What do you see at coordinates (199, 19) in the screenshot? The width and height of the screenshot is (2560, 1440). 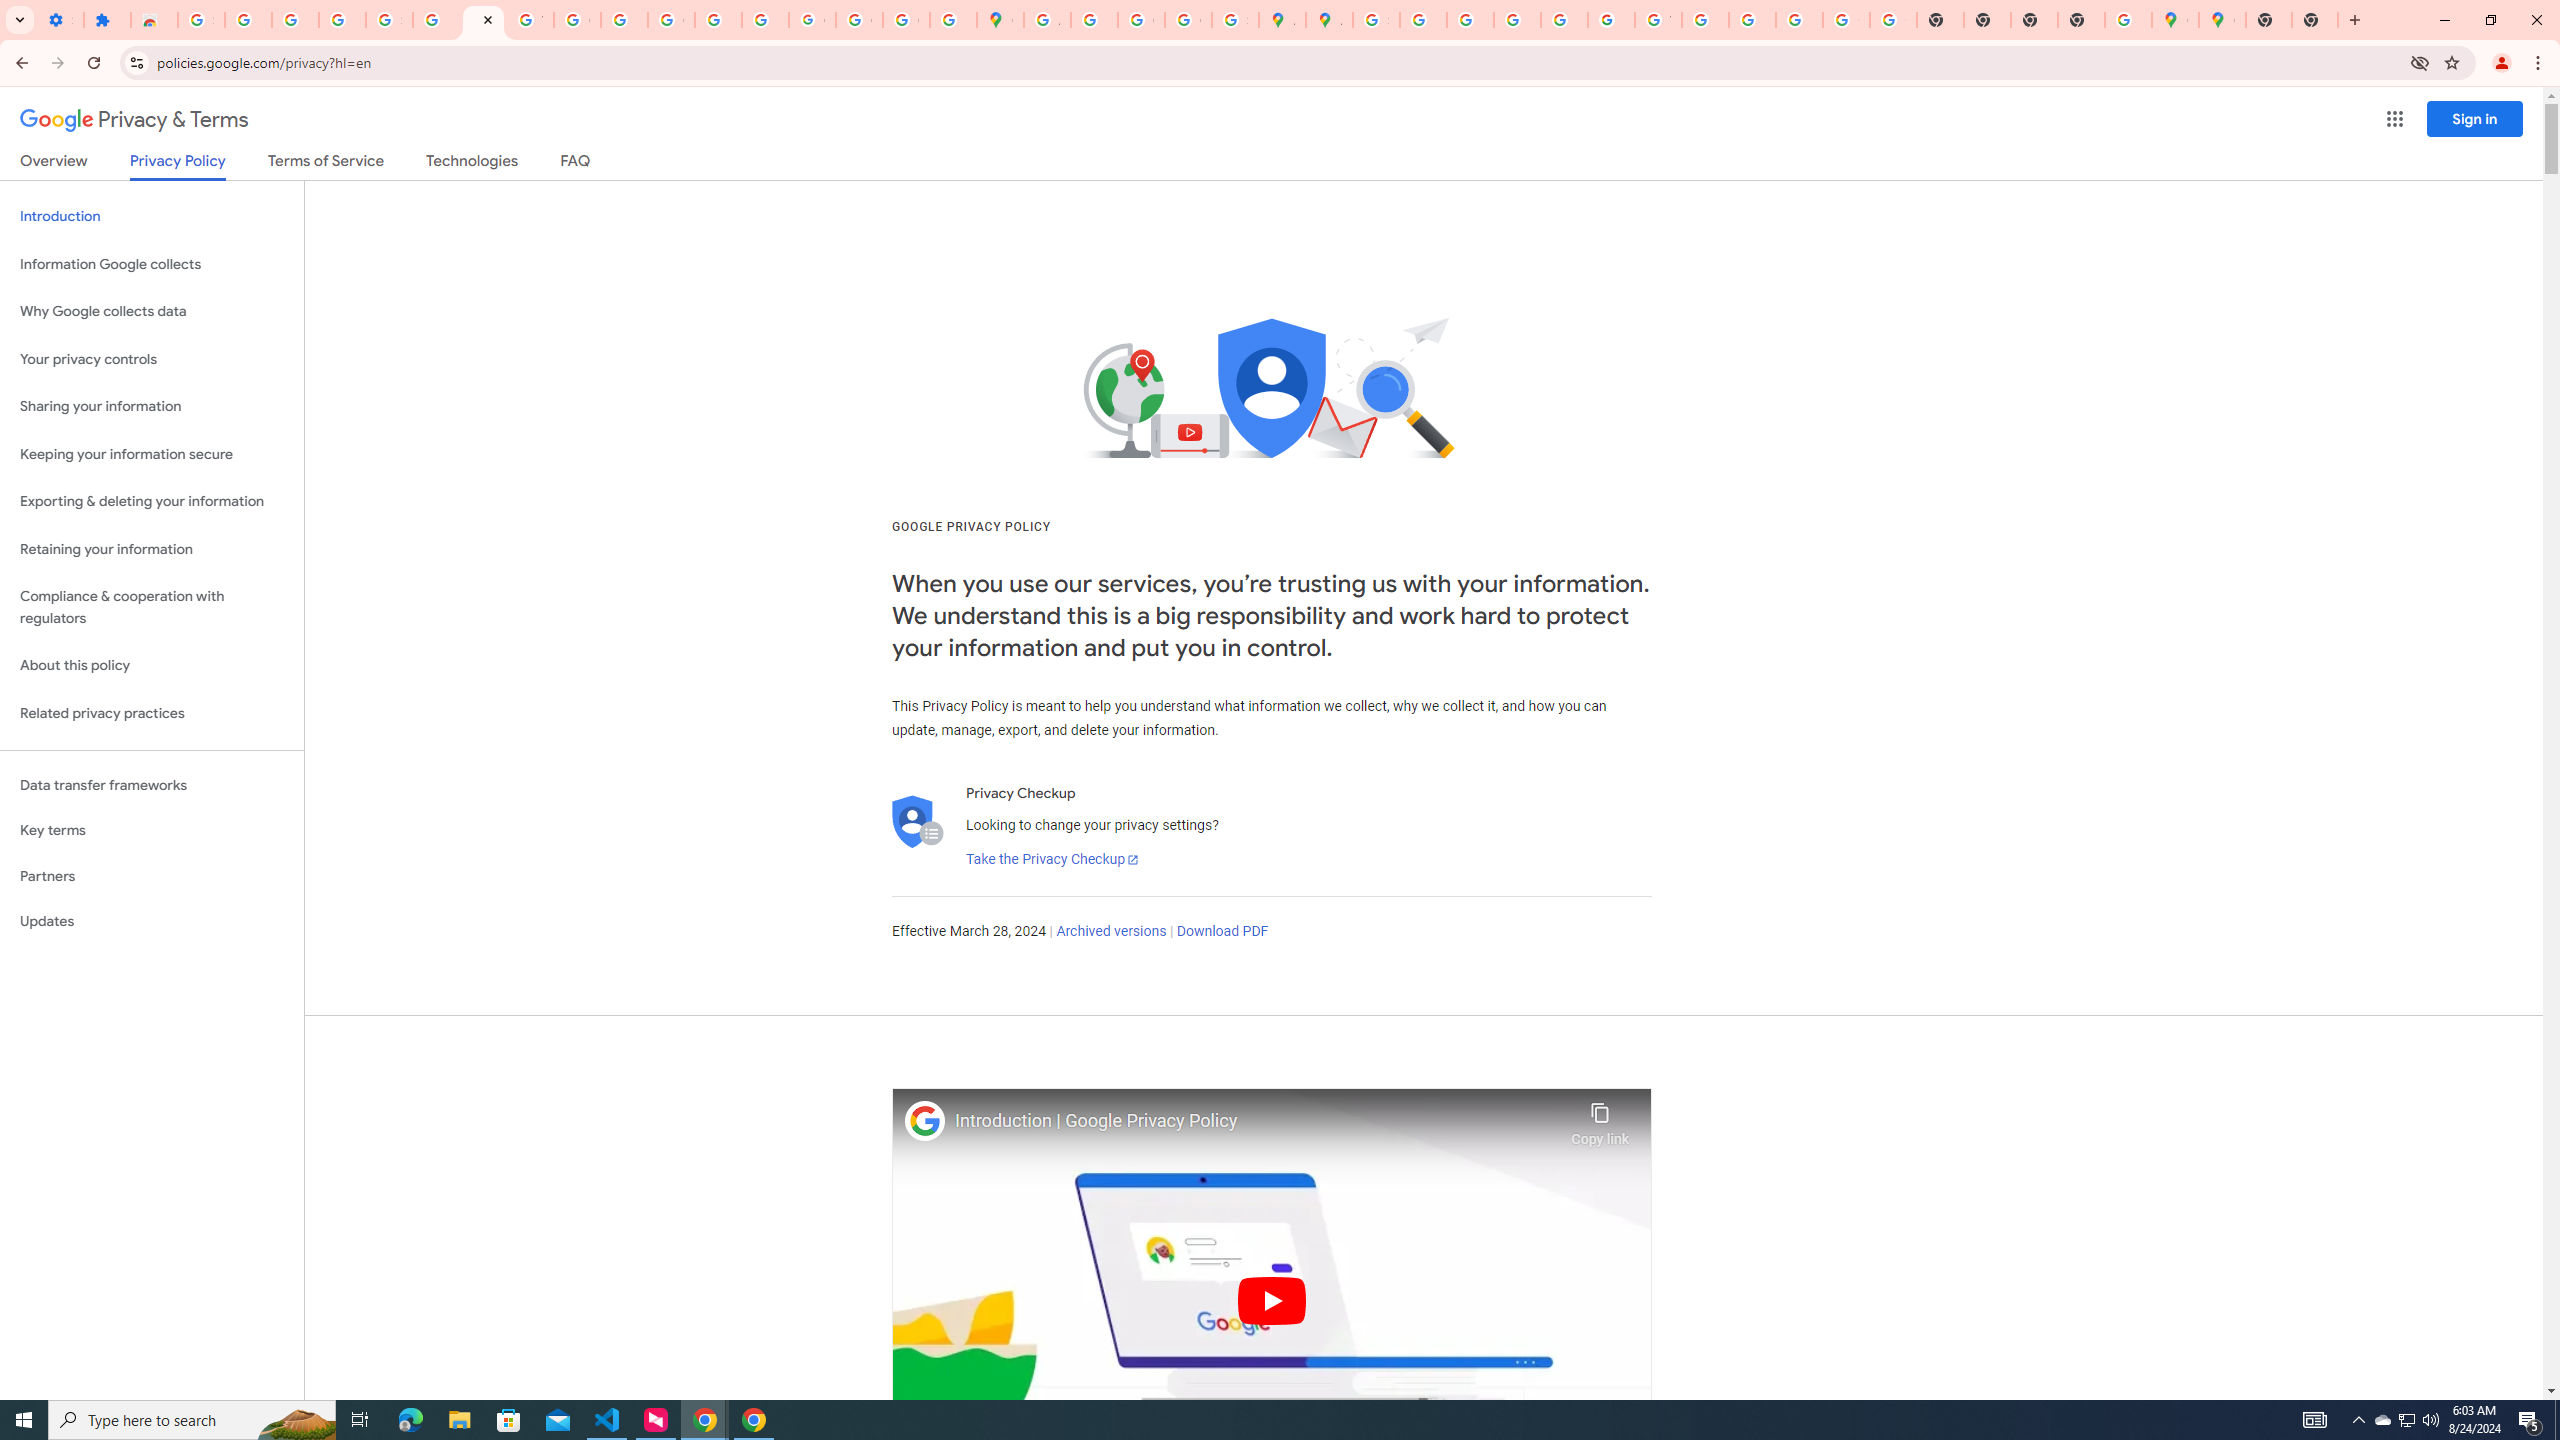 I see `'Sign in - Google Accounts'` at bounding box center [199, 19].